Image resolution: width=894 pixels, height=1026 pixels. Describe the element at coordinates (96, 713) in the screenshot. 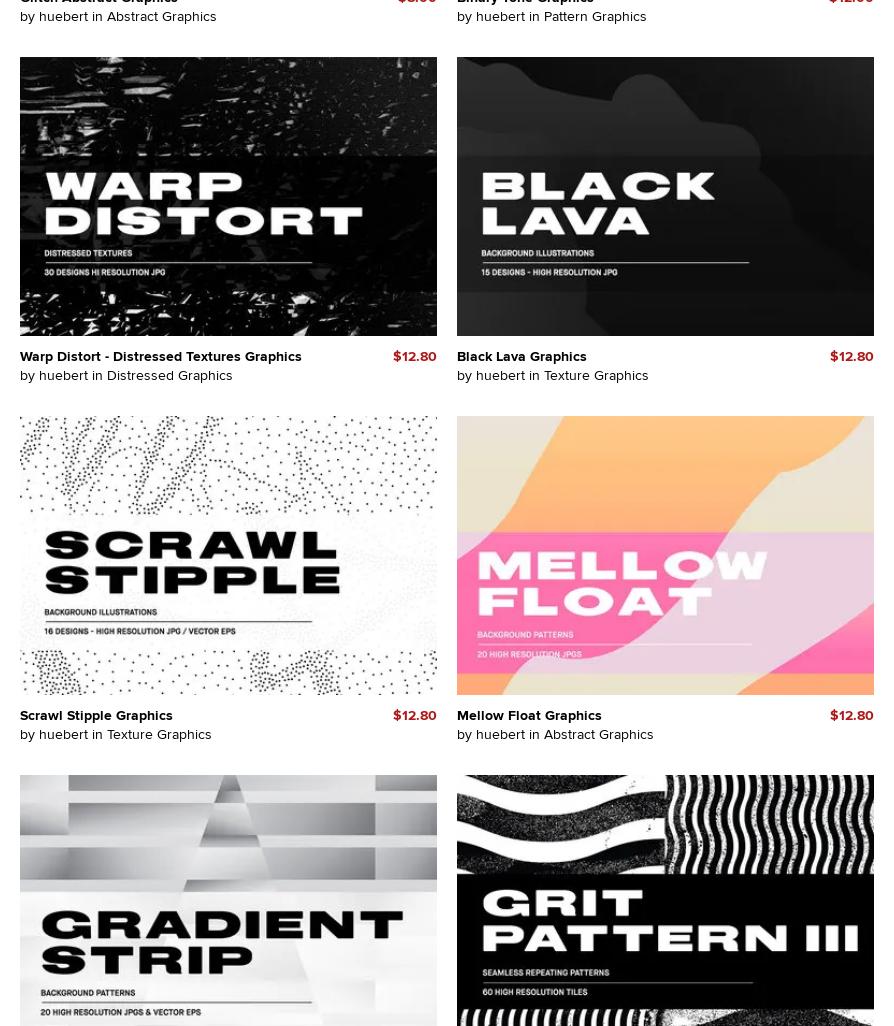

I see `'Scrawl Stipple  Graphics'` at that location.